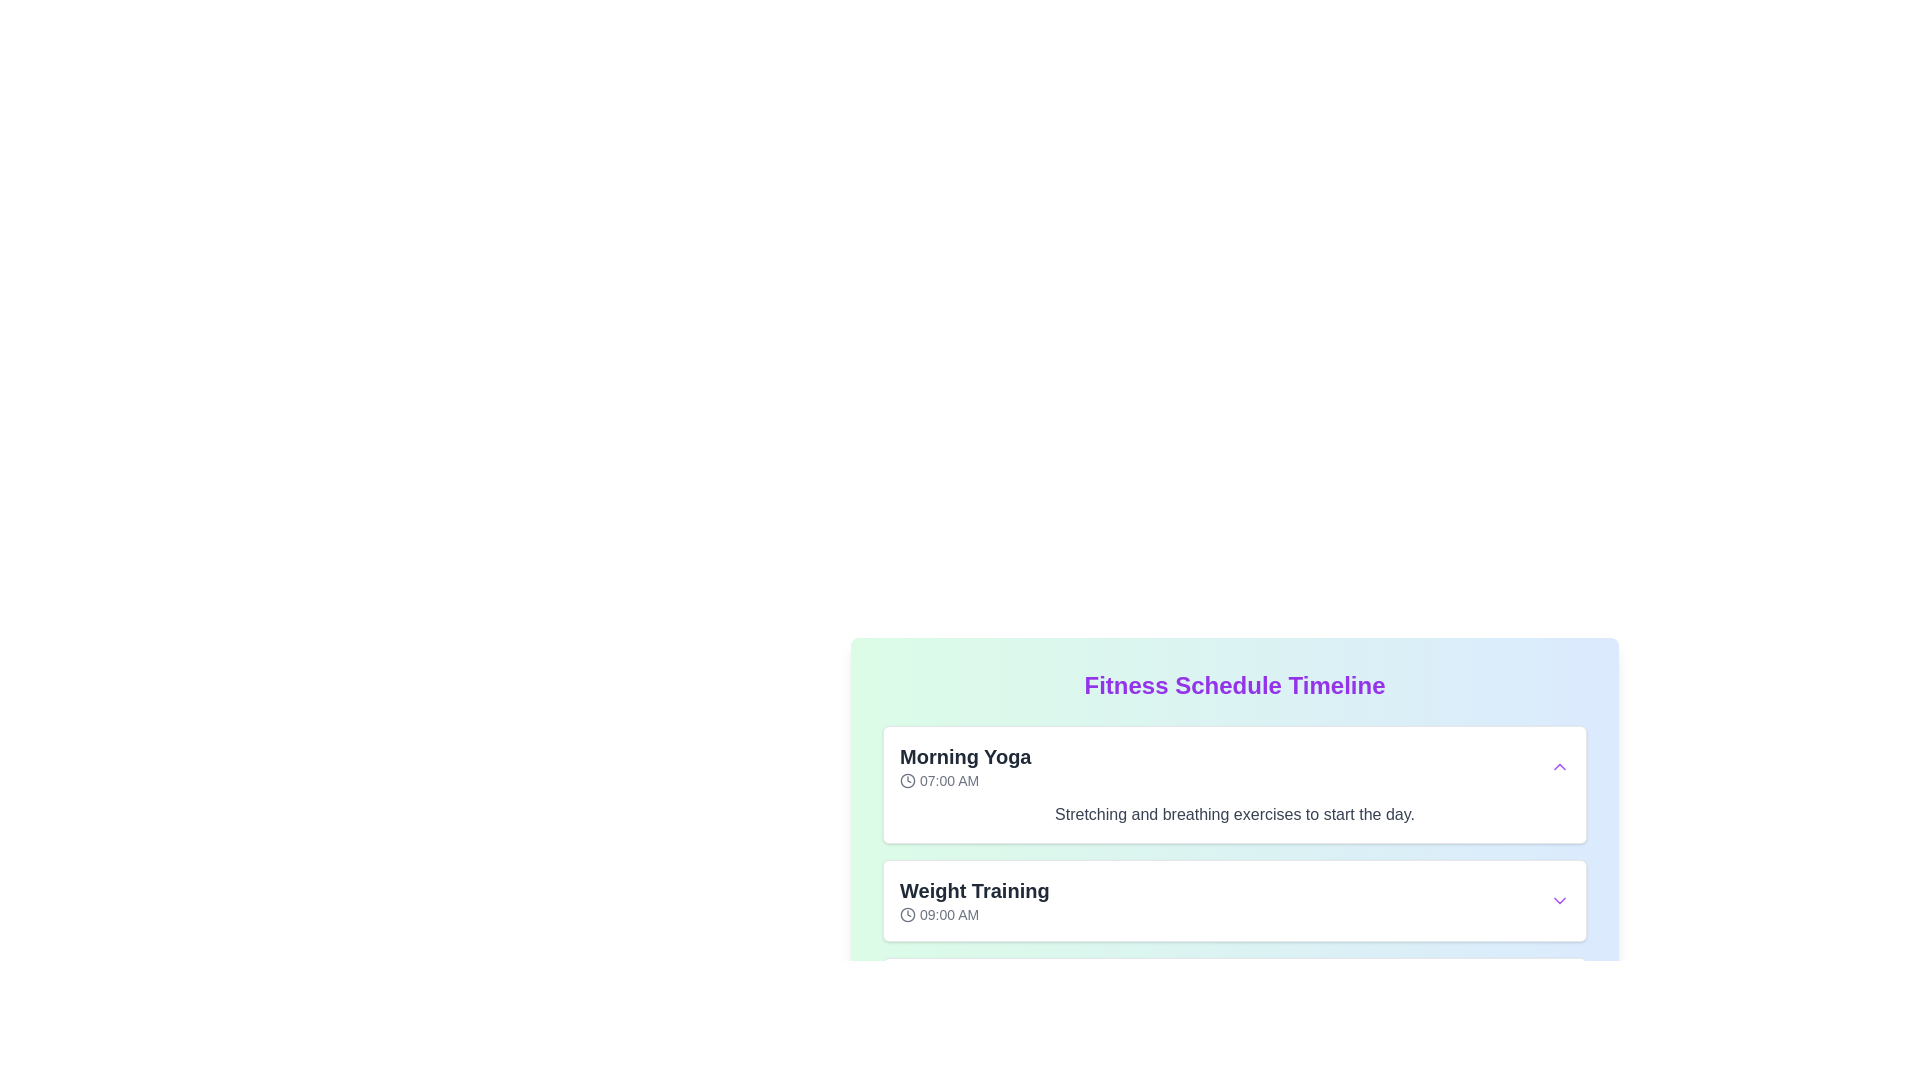 The width and height of the screenshot is (1920, 1080). Describe the element at coordinates (1559, 766) in the screenshot. I see `the upward-pointing chevron icon styled in purple located on the right side of the 'Morning Yoga' section` at that location.